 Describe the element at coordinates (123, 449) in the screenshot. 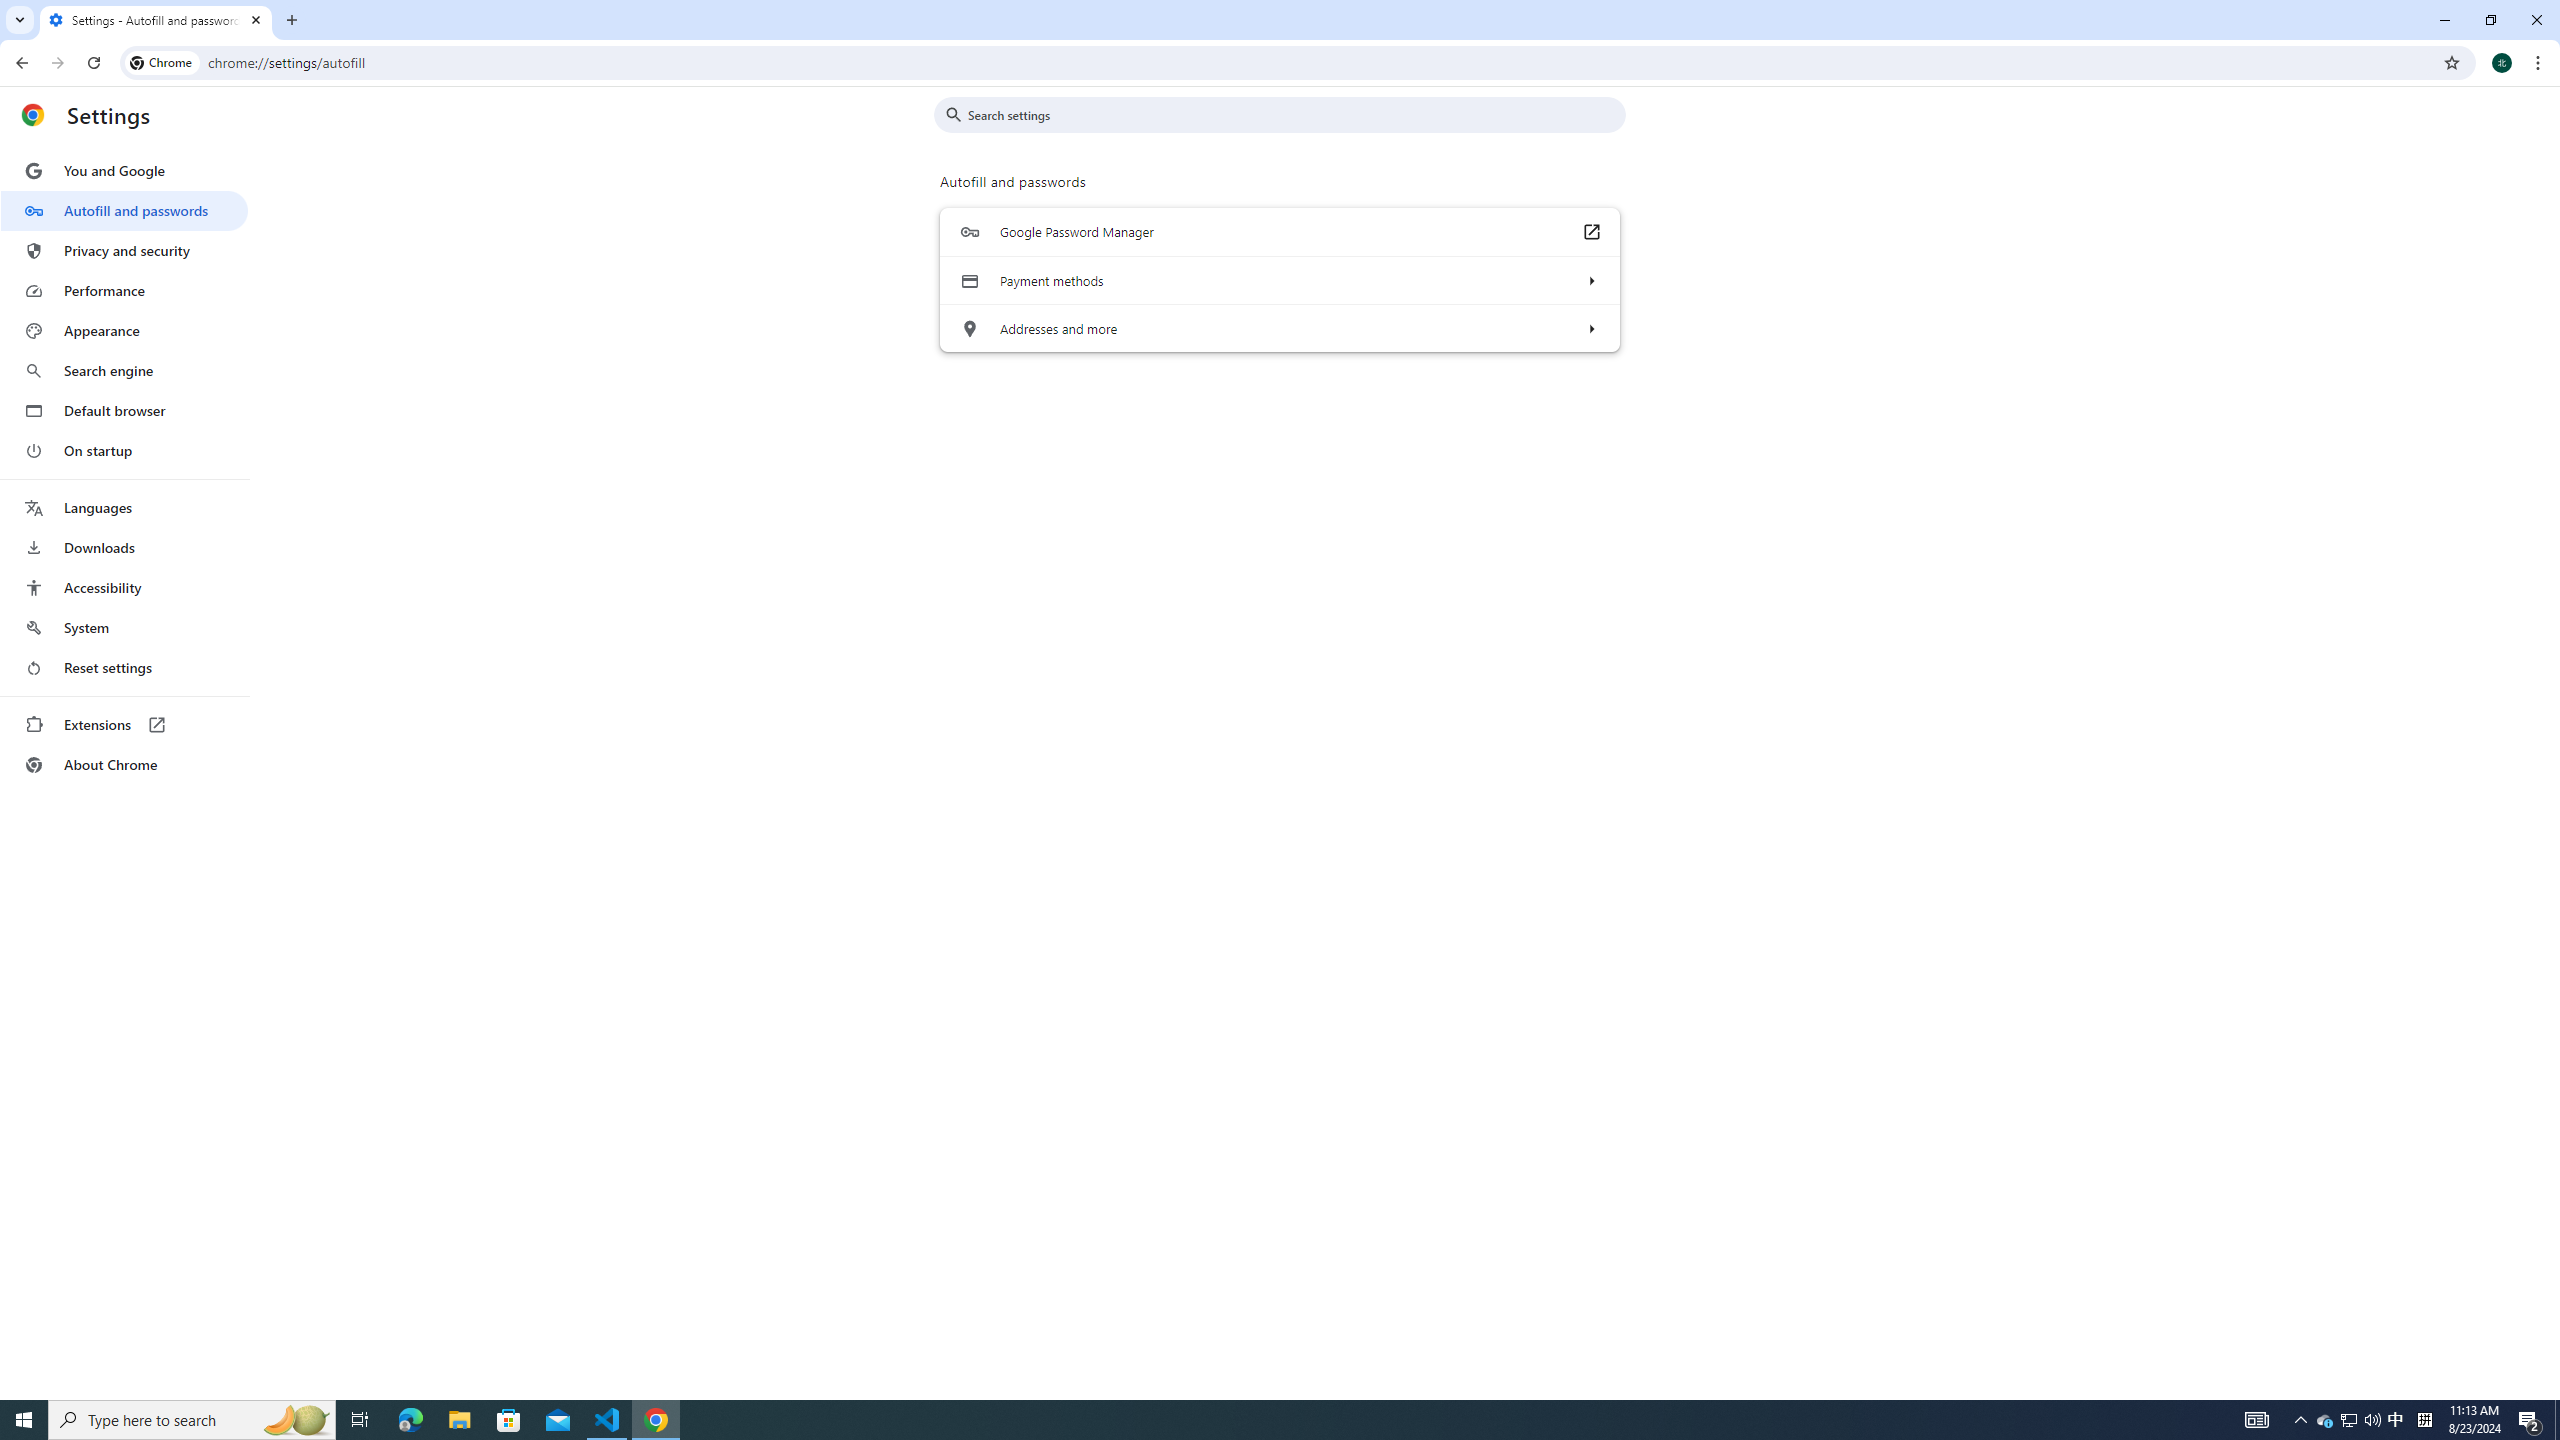

I see `'On startup'` at that location.